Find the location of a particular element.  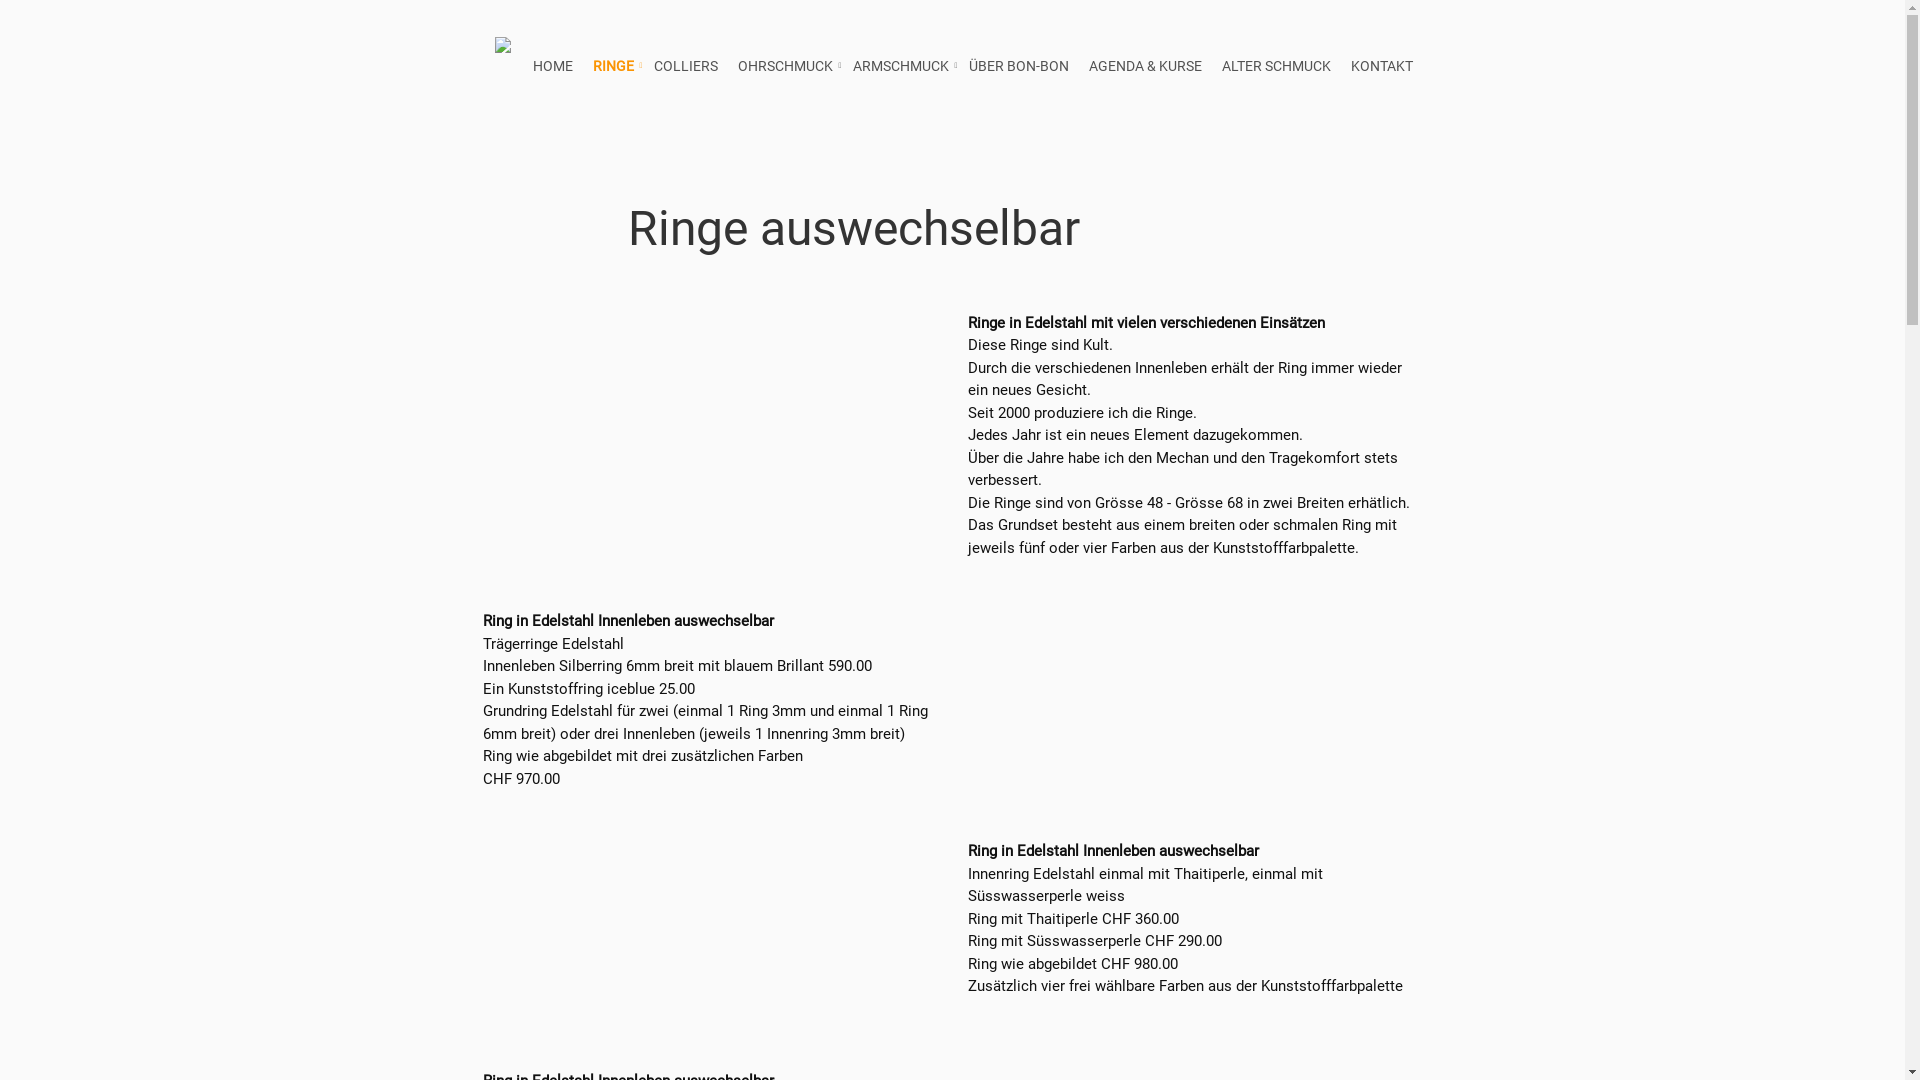

'AGENDA & KURSE' is located at coordinates (1144, 65).